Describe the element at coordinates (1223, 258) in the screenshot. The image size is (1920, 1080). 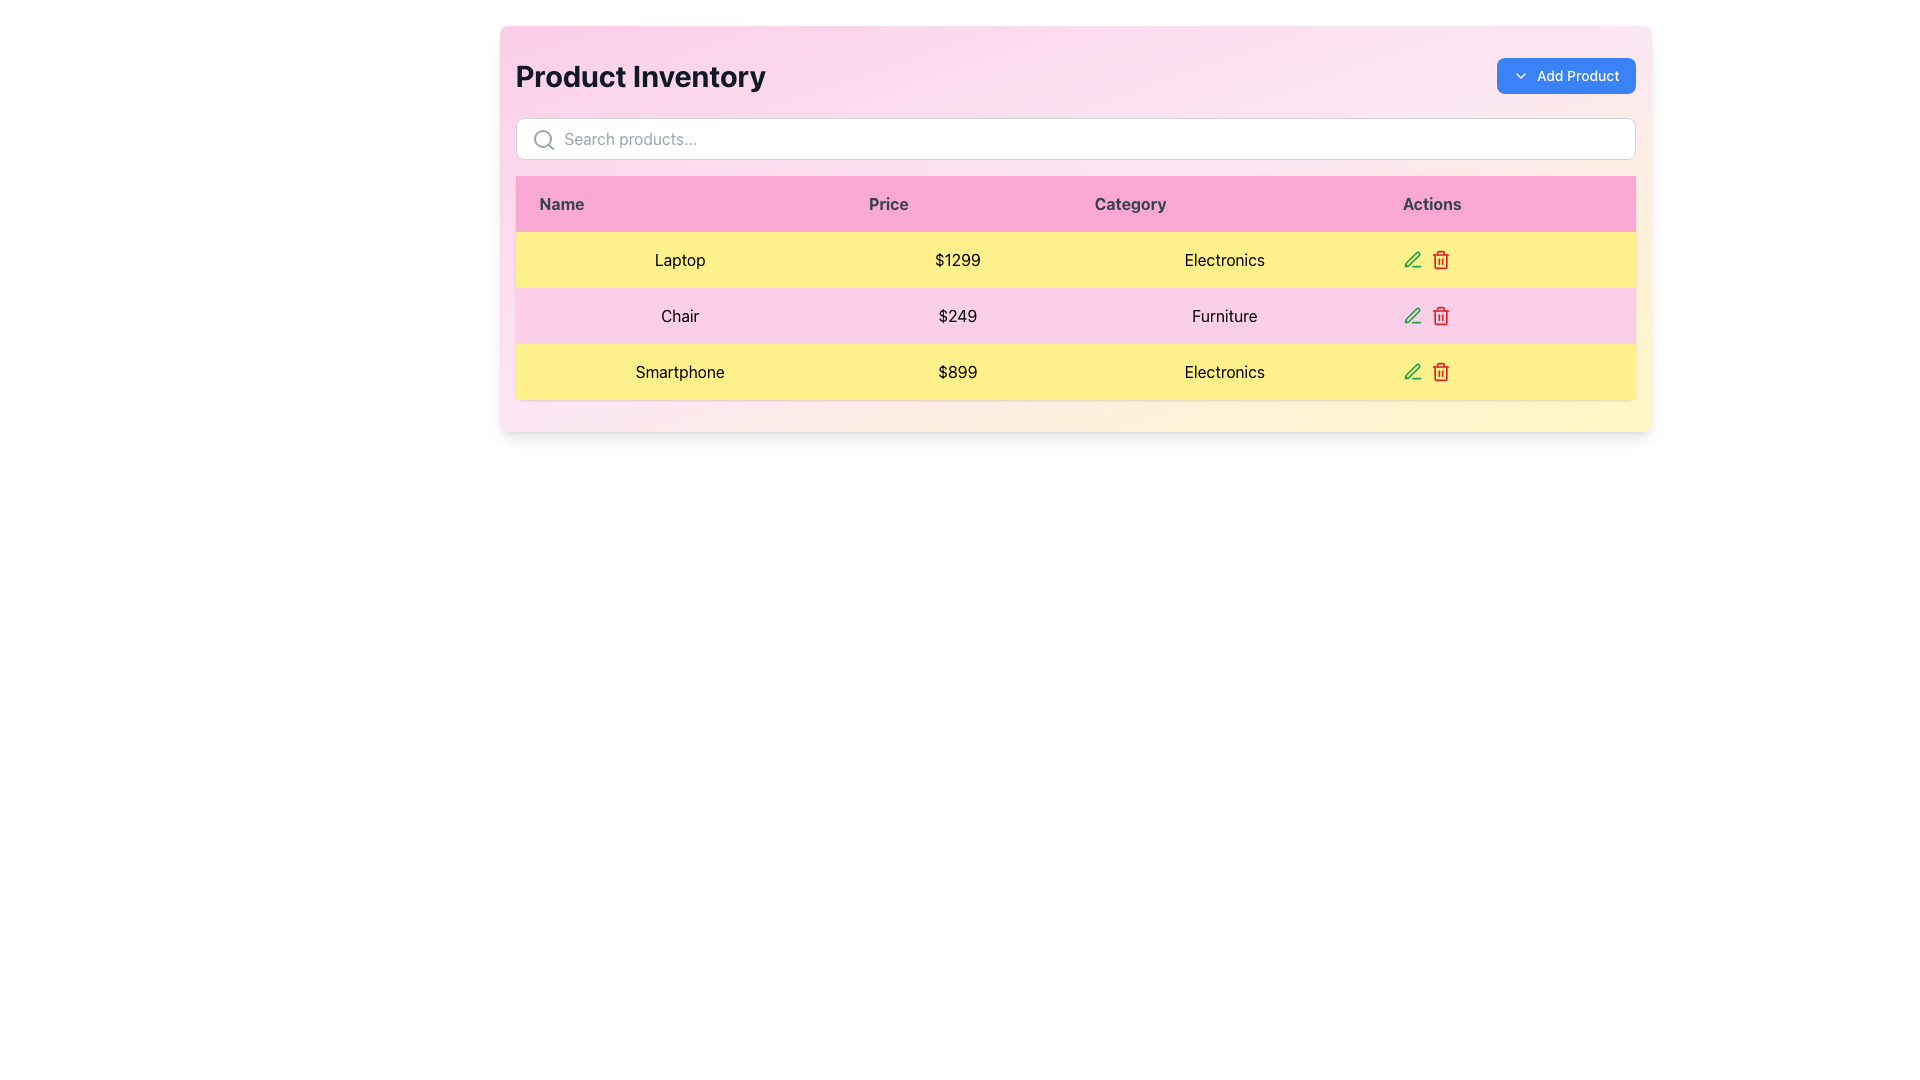
I see `text label in the 'Category' column of the first row, which identifies the product category as 'Electronics'` at that location.